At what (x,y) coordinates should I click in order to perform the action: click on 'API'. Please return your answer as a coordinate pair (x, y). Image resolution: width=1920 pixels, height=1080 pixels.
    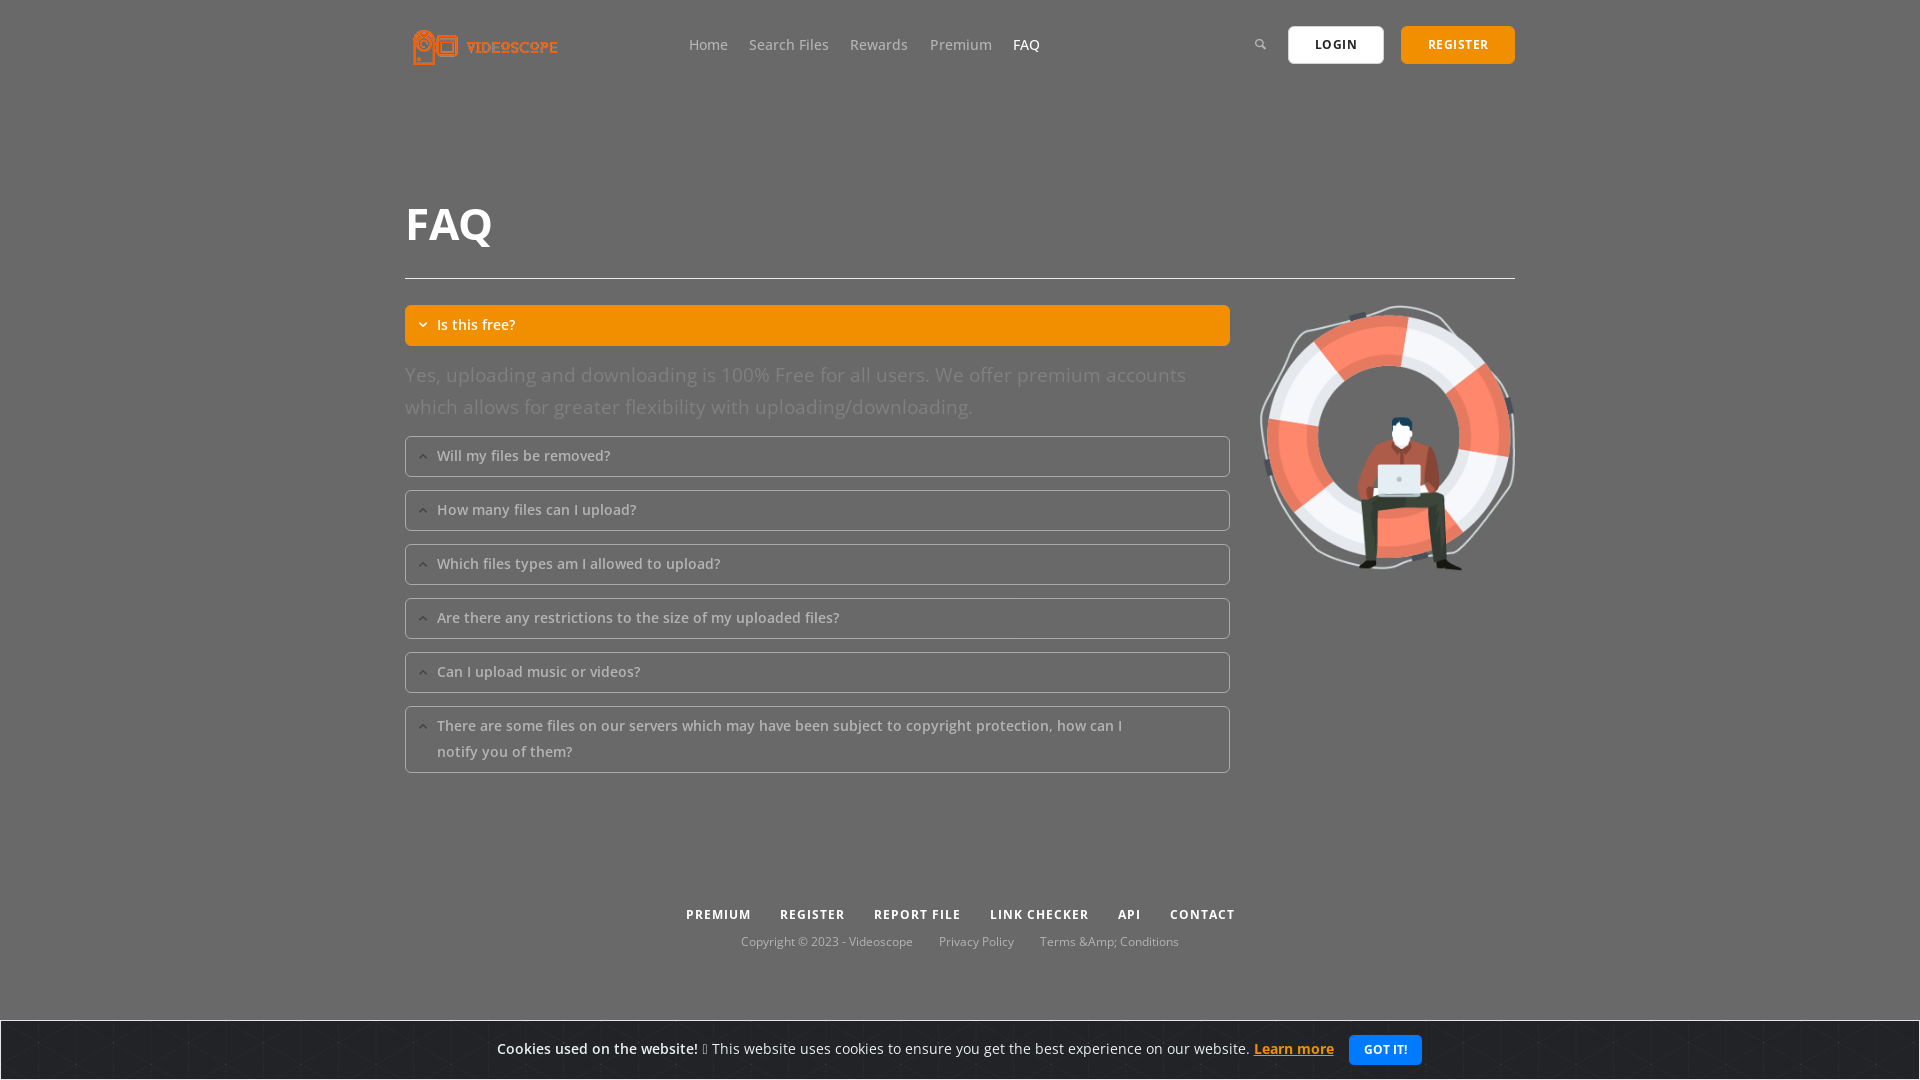
    Looking at the image, I should click on (1128, 914).